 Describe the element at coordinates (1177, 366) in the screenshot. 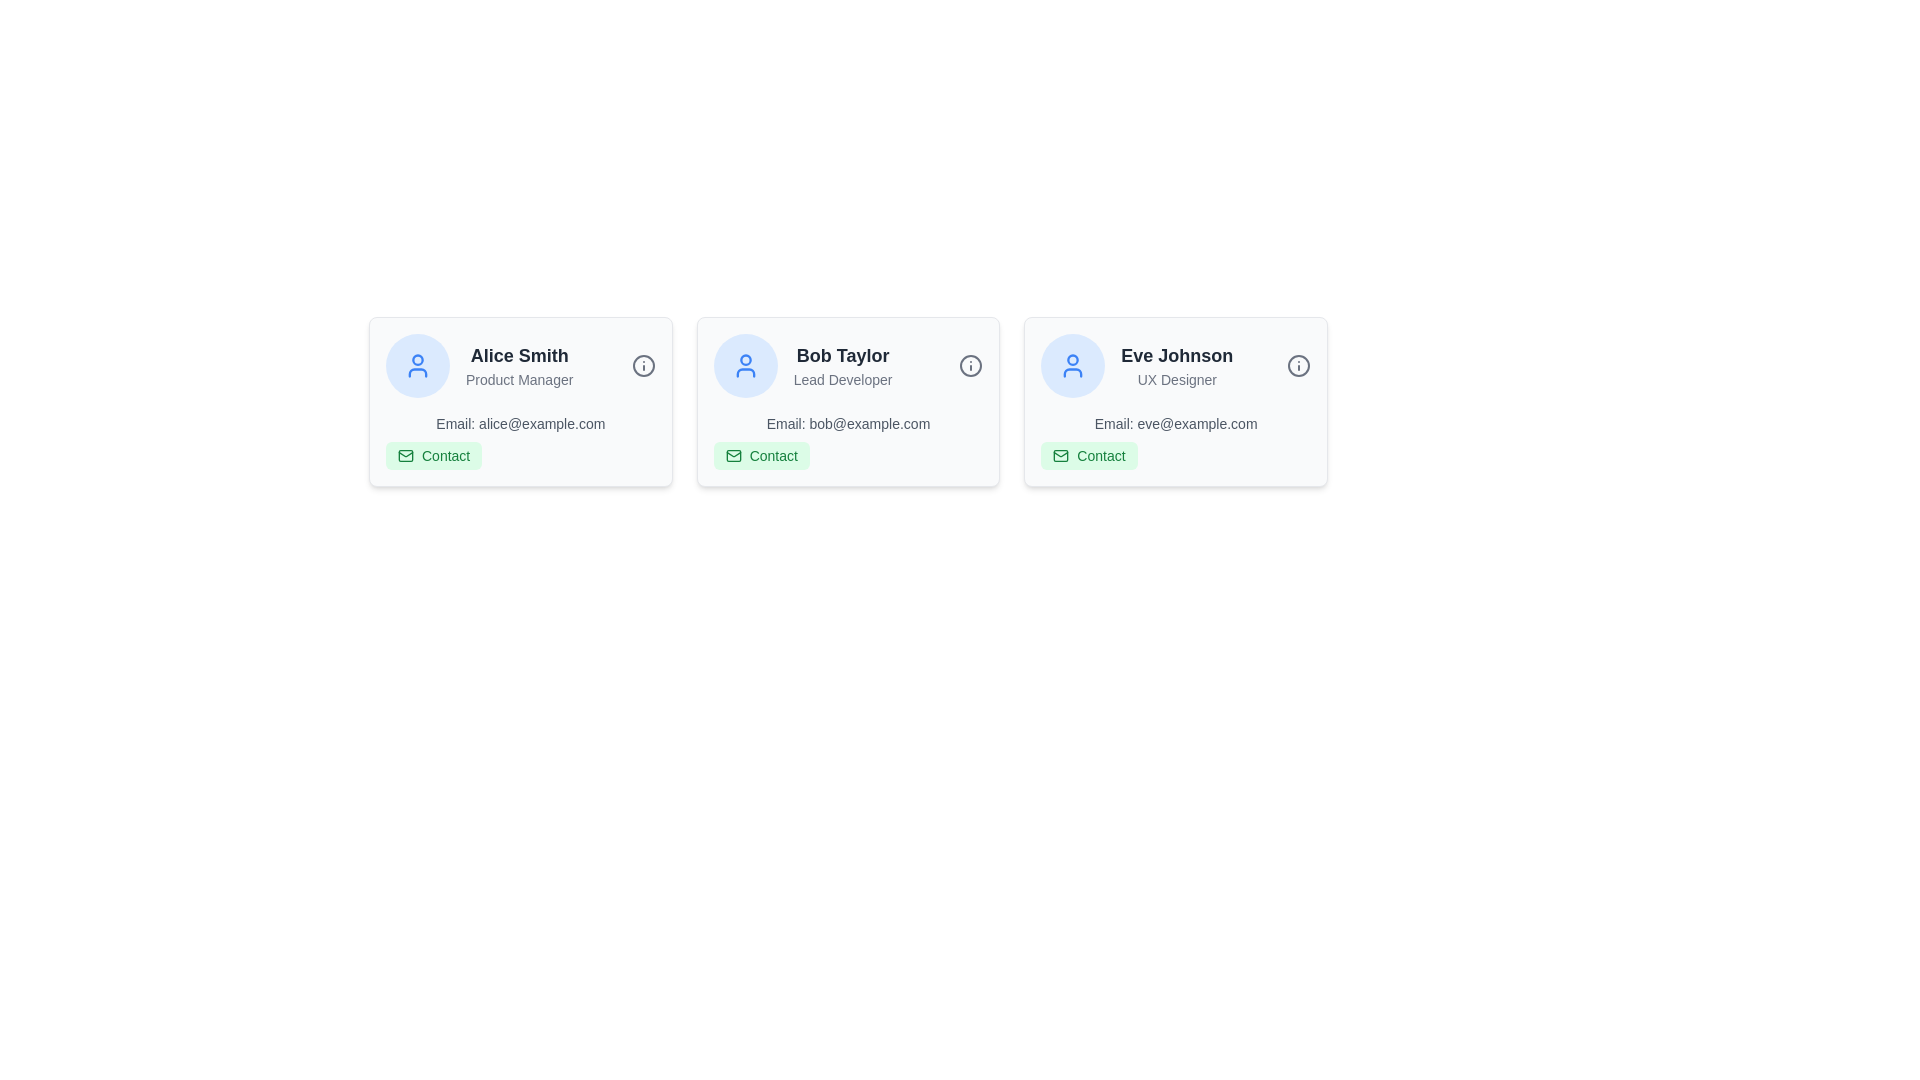

I see `text content of the title and job title located in the third card, which is centrally positioned above the email address and the green 'Contact' button, with a blue circular user icon to the left and an 'i' icon to the right` at that location.